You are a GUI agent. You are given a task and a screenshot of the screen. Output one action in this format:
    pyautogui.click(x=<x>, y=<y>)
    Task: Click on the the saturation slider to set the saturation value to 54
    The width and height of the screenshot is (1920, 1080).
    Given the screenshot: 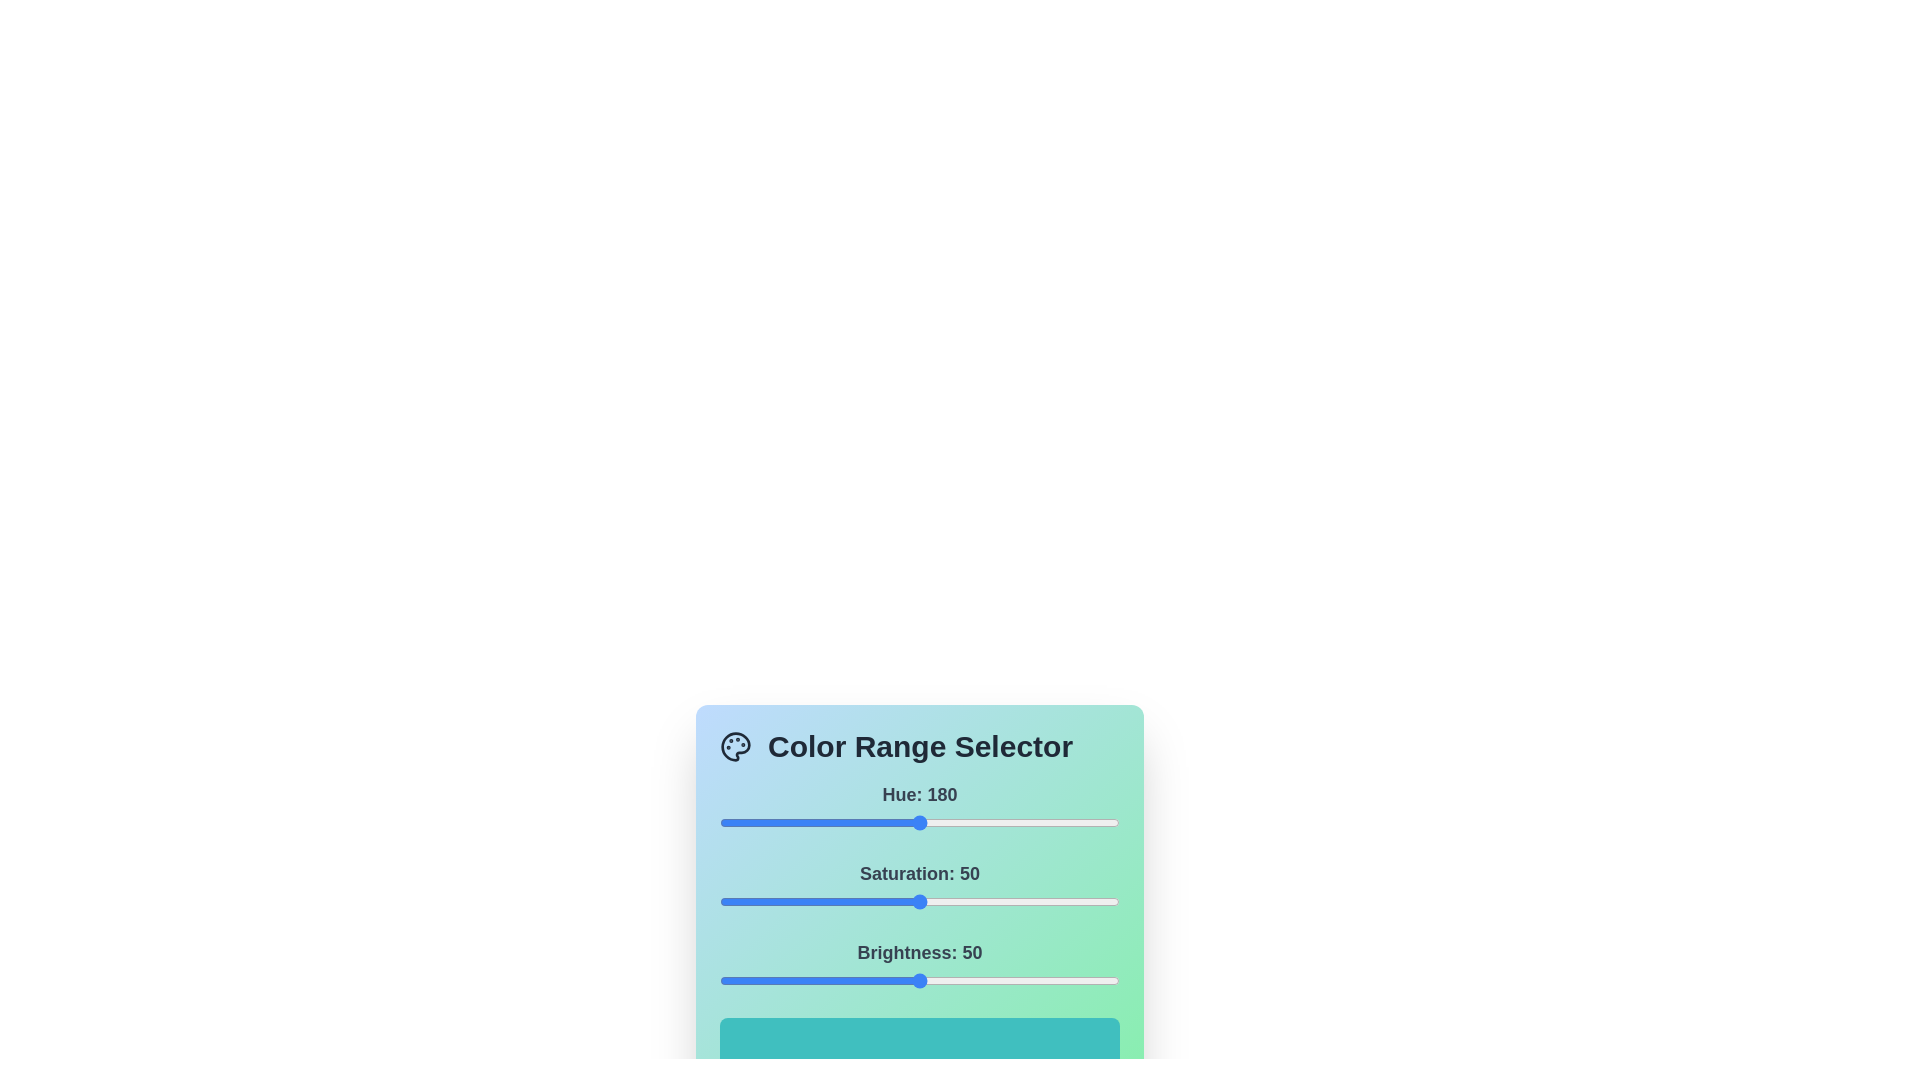 What is the action you would take?
    pyautogui.click(x=935, y=902)
    